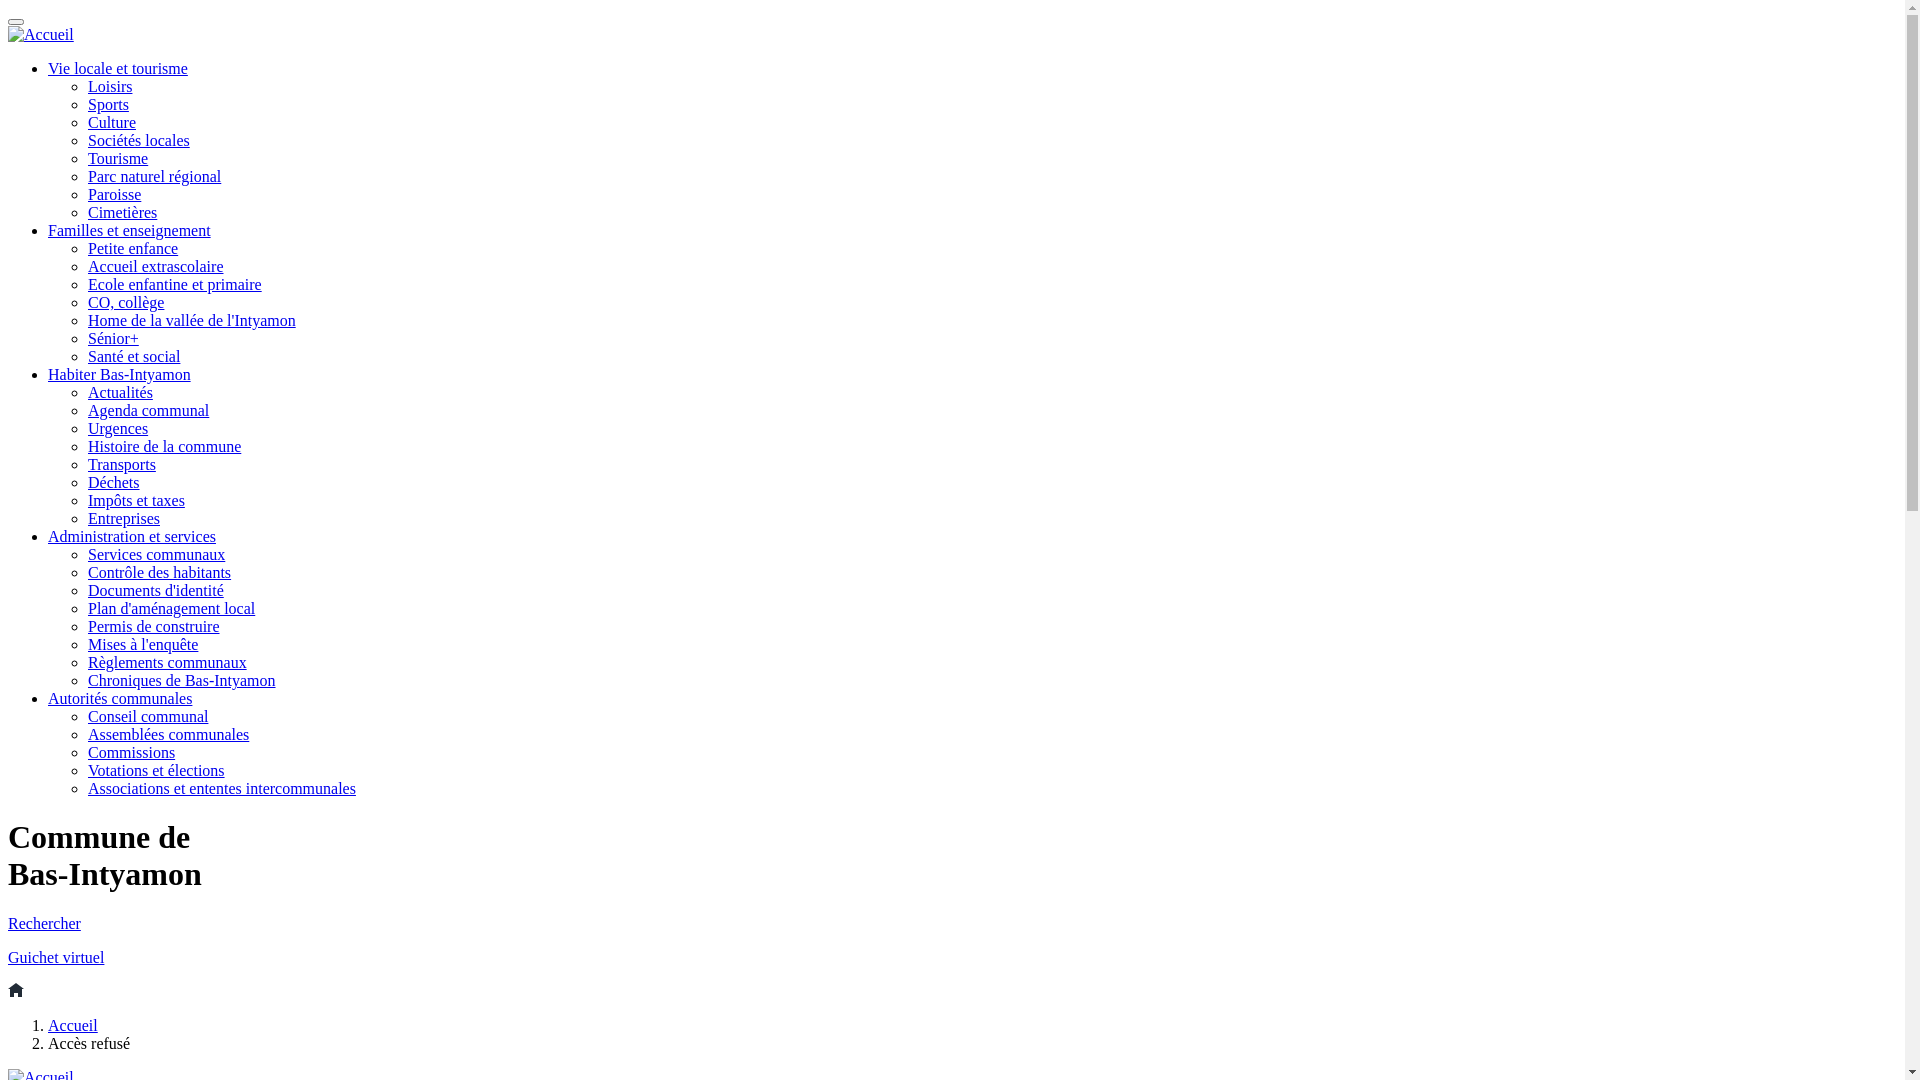 The width and height of the screenshot is (1920, 1080). What do you see at coordinates (109, 85) in the screenshot?
I see `'Loisirs'` at bounding box center [109, 85].